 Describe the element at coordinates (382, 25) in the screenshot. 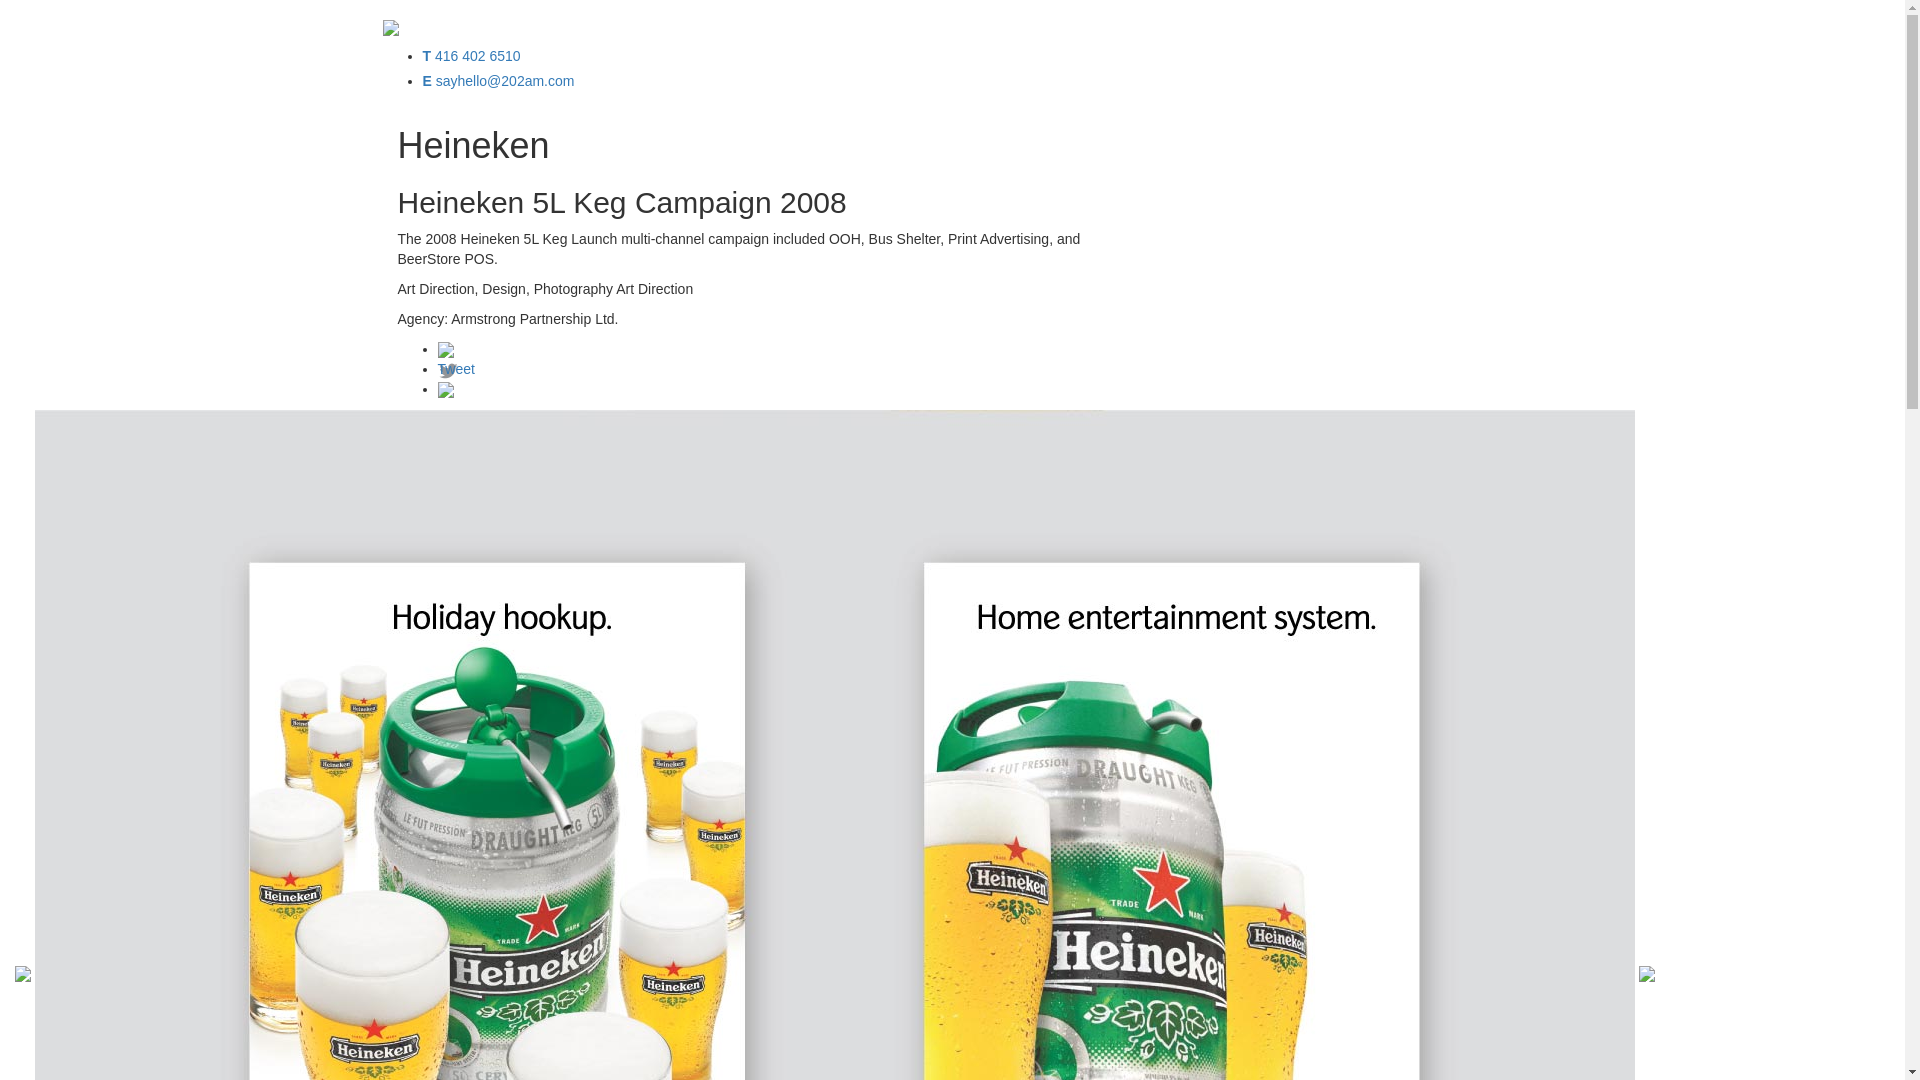

I see `'202am'` at that location.